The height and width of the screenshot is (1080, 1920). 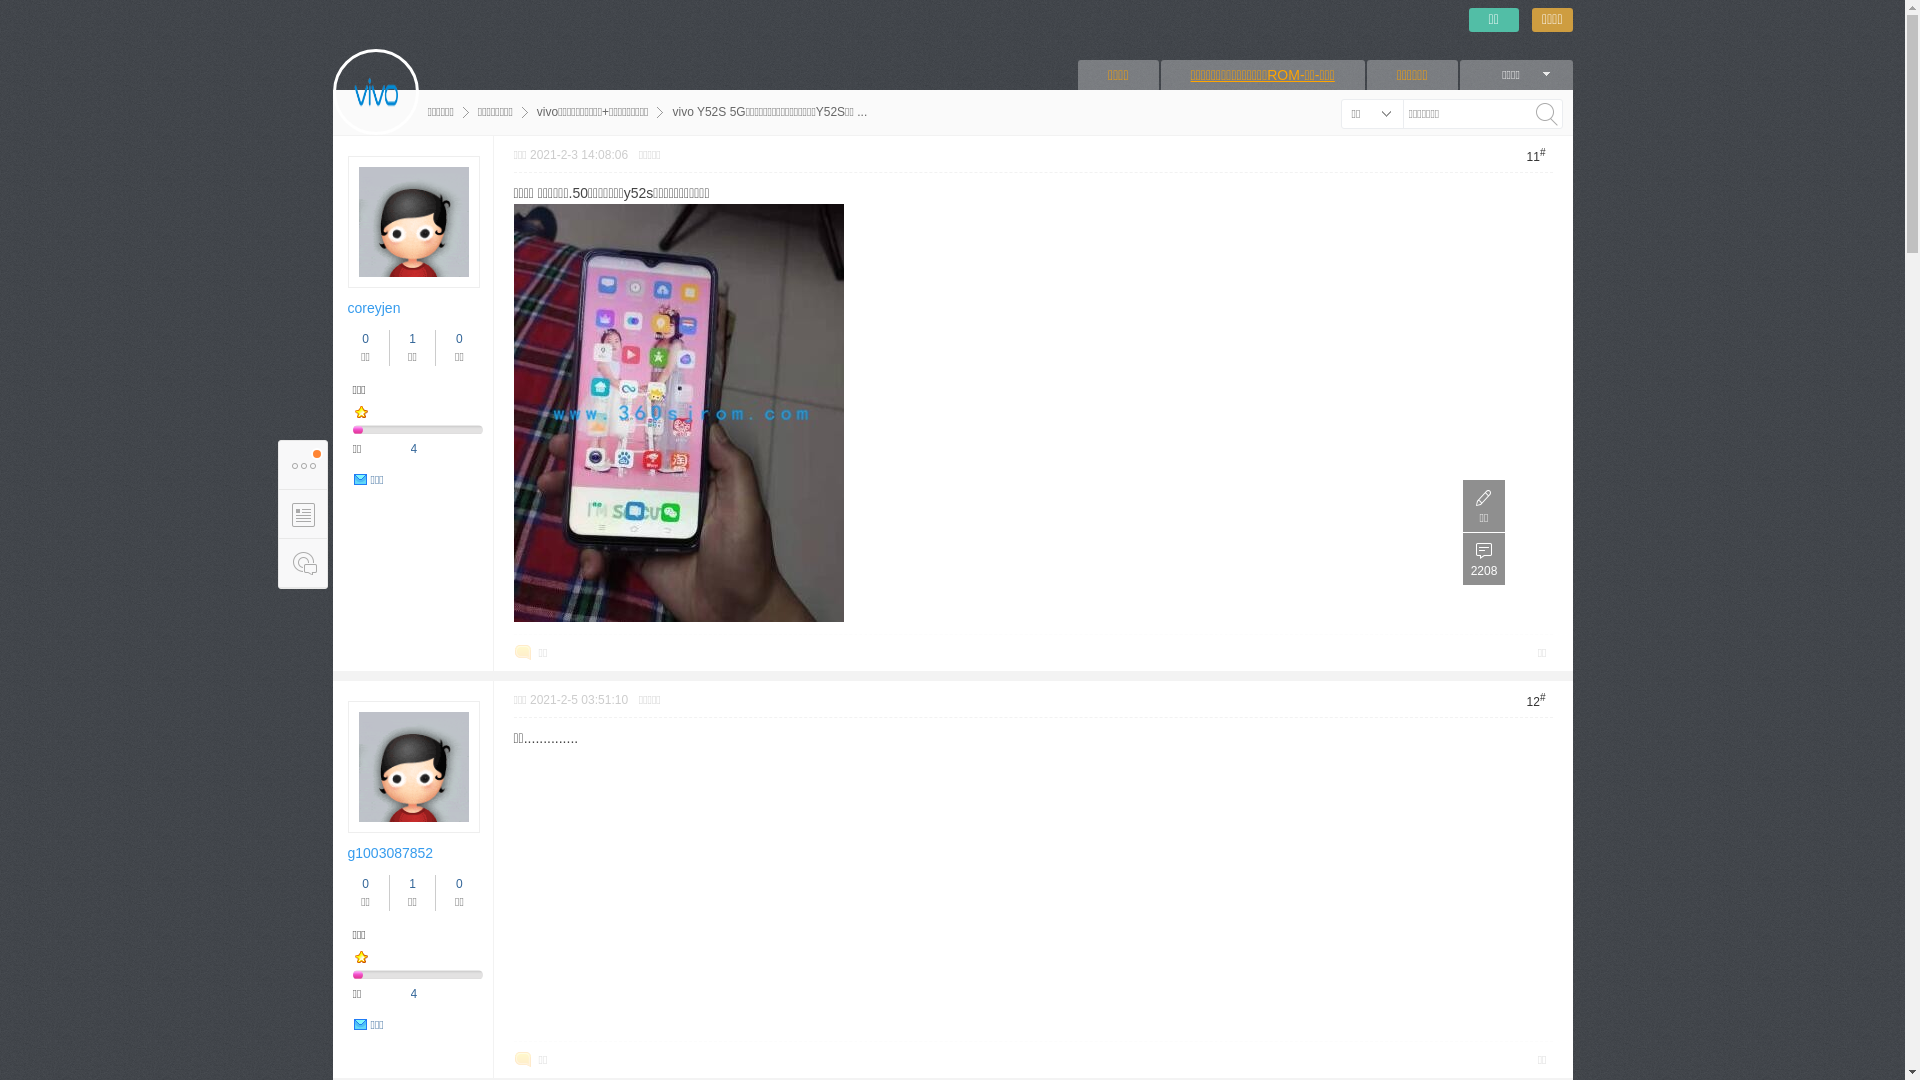 I want to click on '1', so click(x=411, y=338).